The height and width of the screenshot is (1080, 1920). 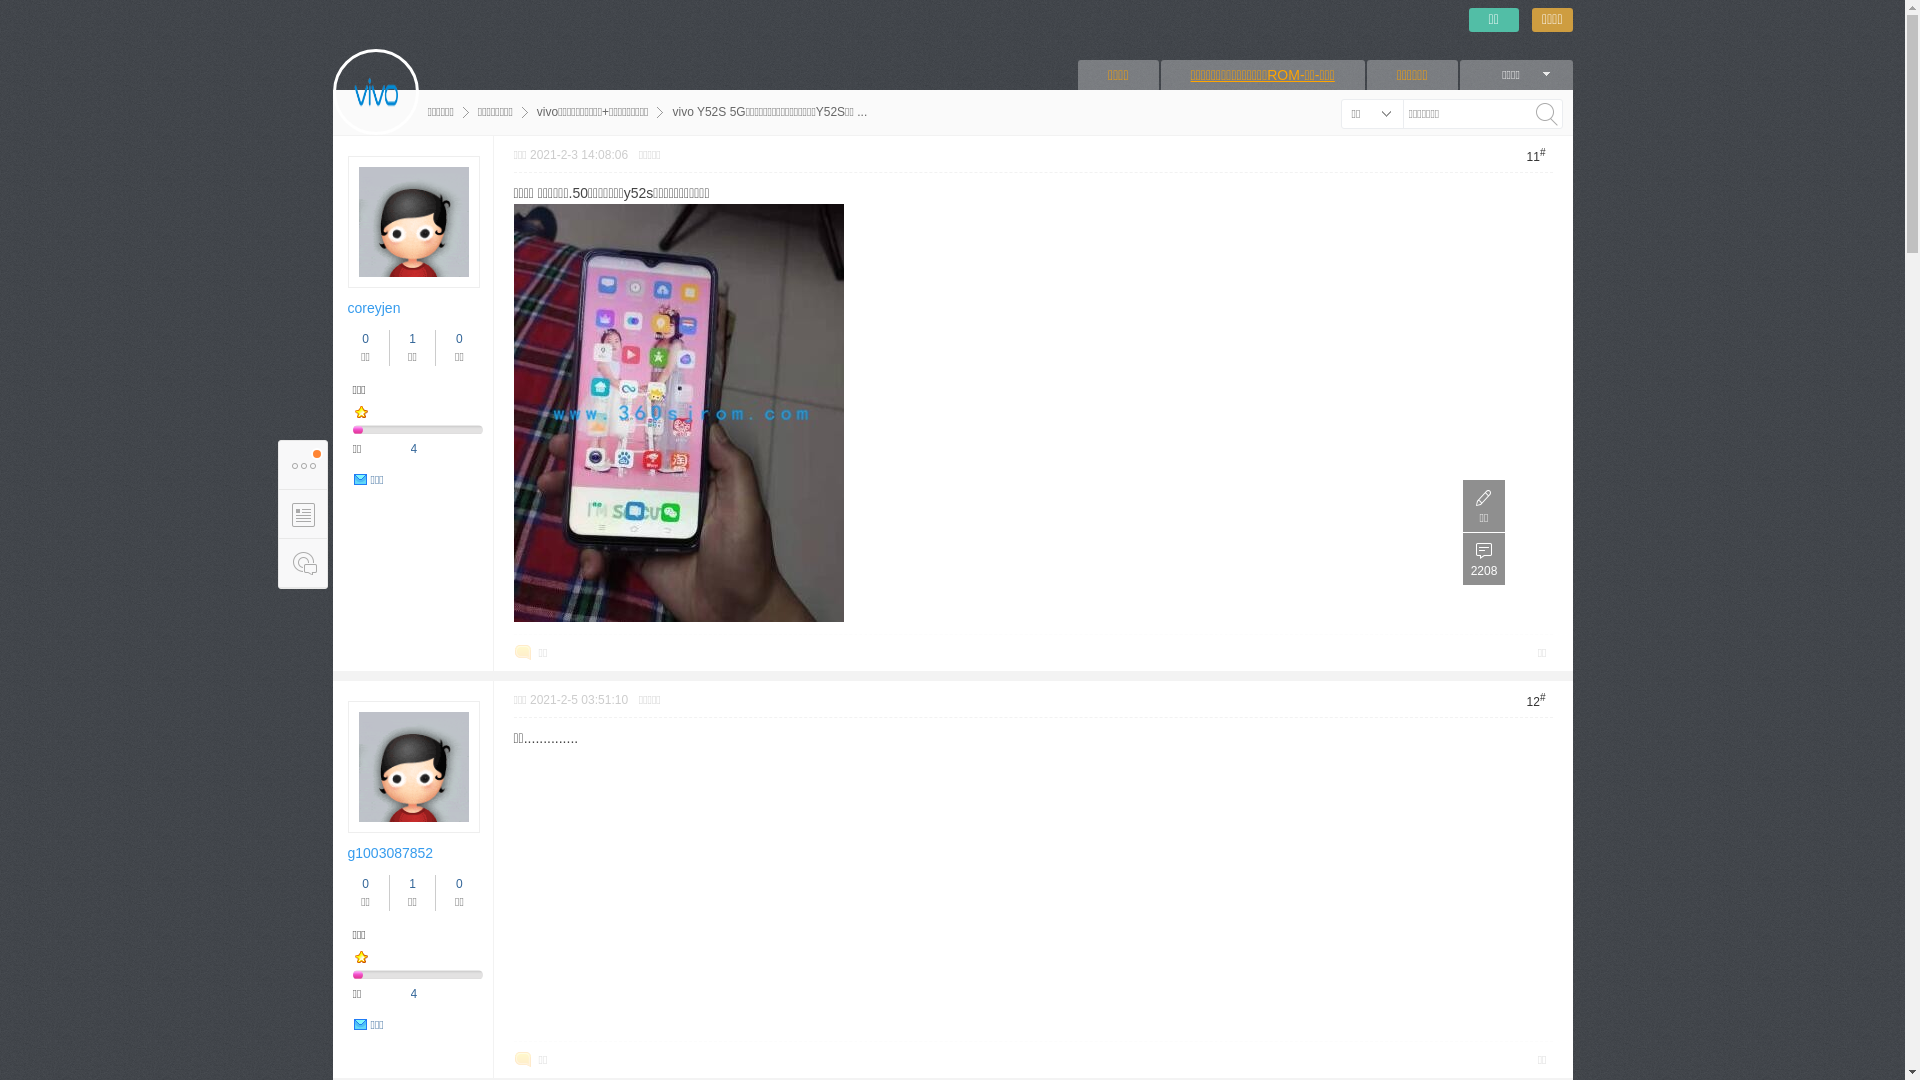 I want to click on '1', so click(x=411, y=338).